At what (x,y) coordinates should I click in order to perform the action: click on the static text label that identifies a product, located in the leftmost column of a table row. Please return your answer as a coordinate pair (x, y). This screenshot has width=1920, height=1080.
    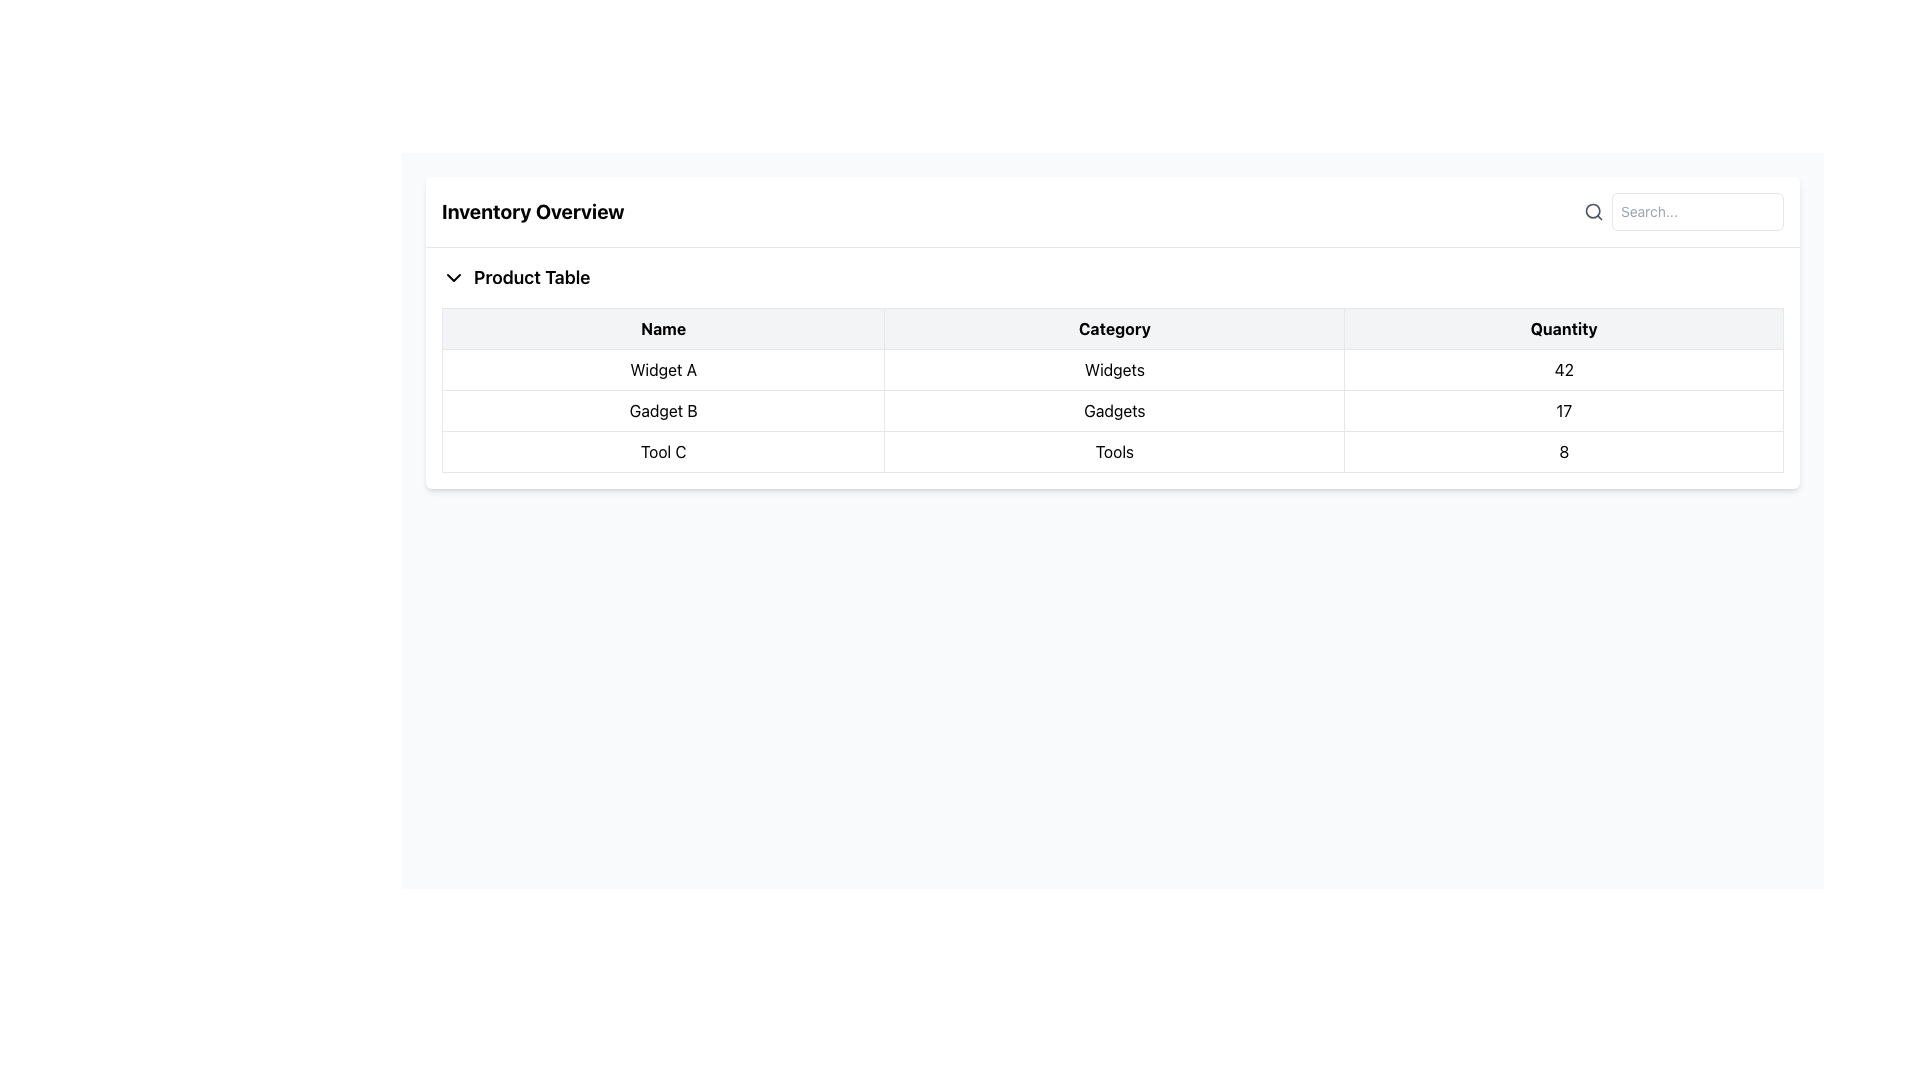
    Looking at the image, I should click on (663, 451).